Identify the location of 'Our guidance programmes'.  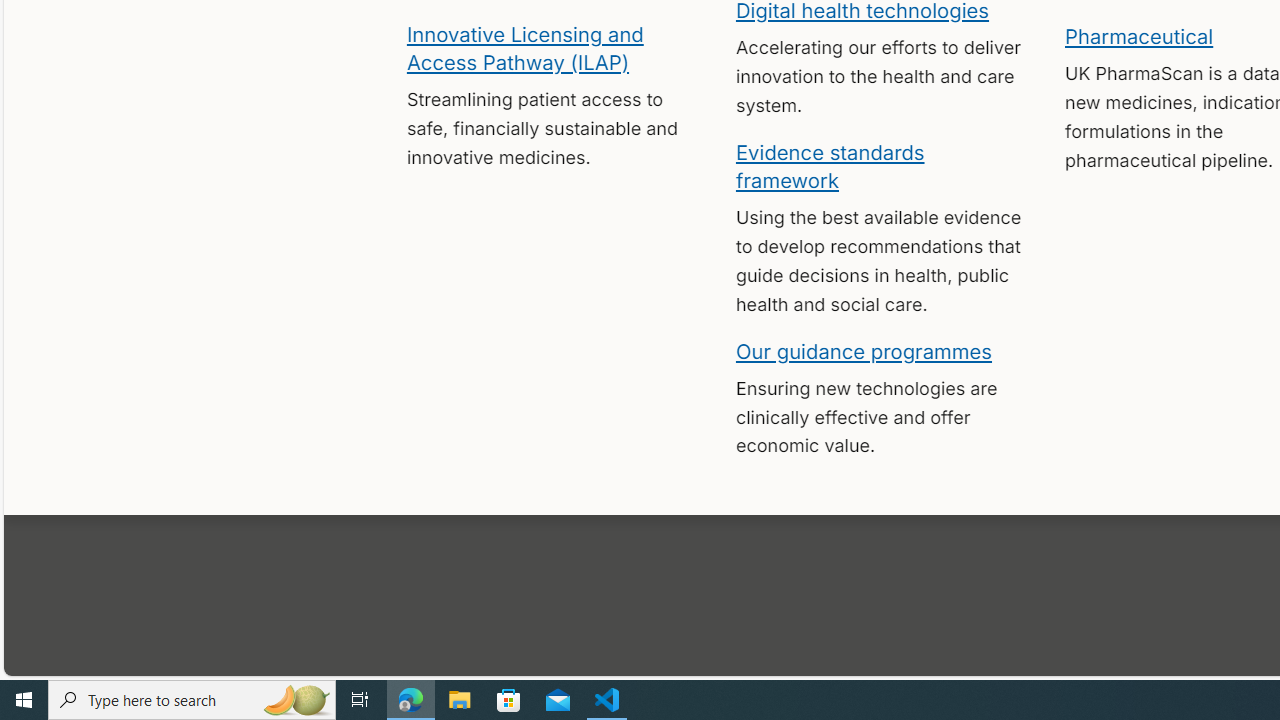
(864, 350).